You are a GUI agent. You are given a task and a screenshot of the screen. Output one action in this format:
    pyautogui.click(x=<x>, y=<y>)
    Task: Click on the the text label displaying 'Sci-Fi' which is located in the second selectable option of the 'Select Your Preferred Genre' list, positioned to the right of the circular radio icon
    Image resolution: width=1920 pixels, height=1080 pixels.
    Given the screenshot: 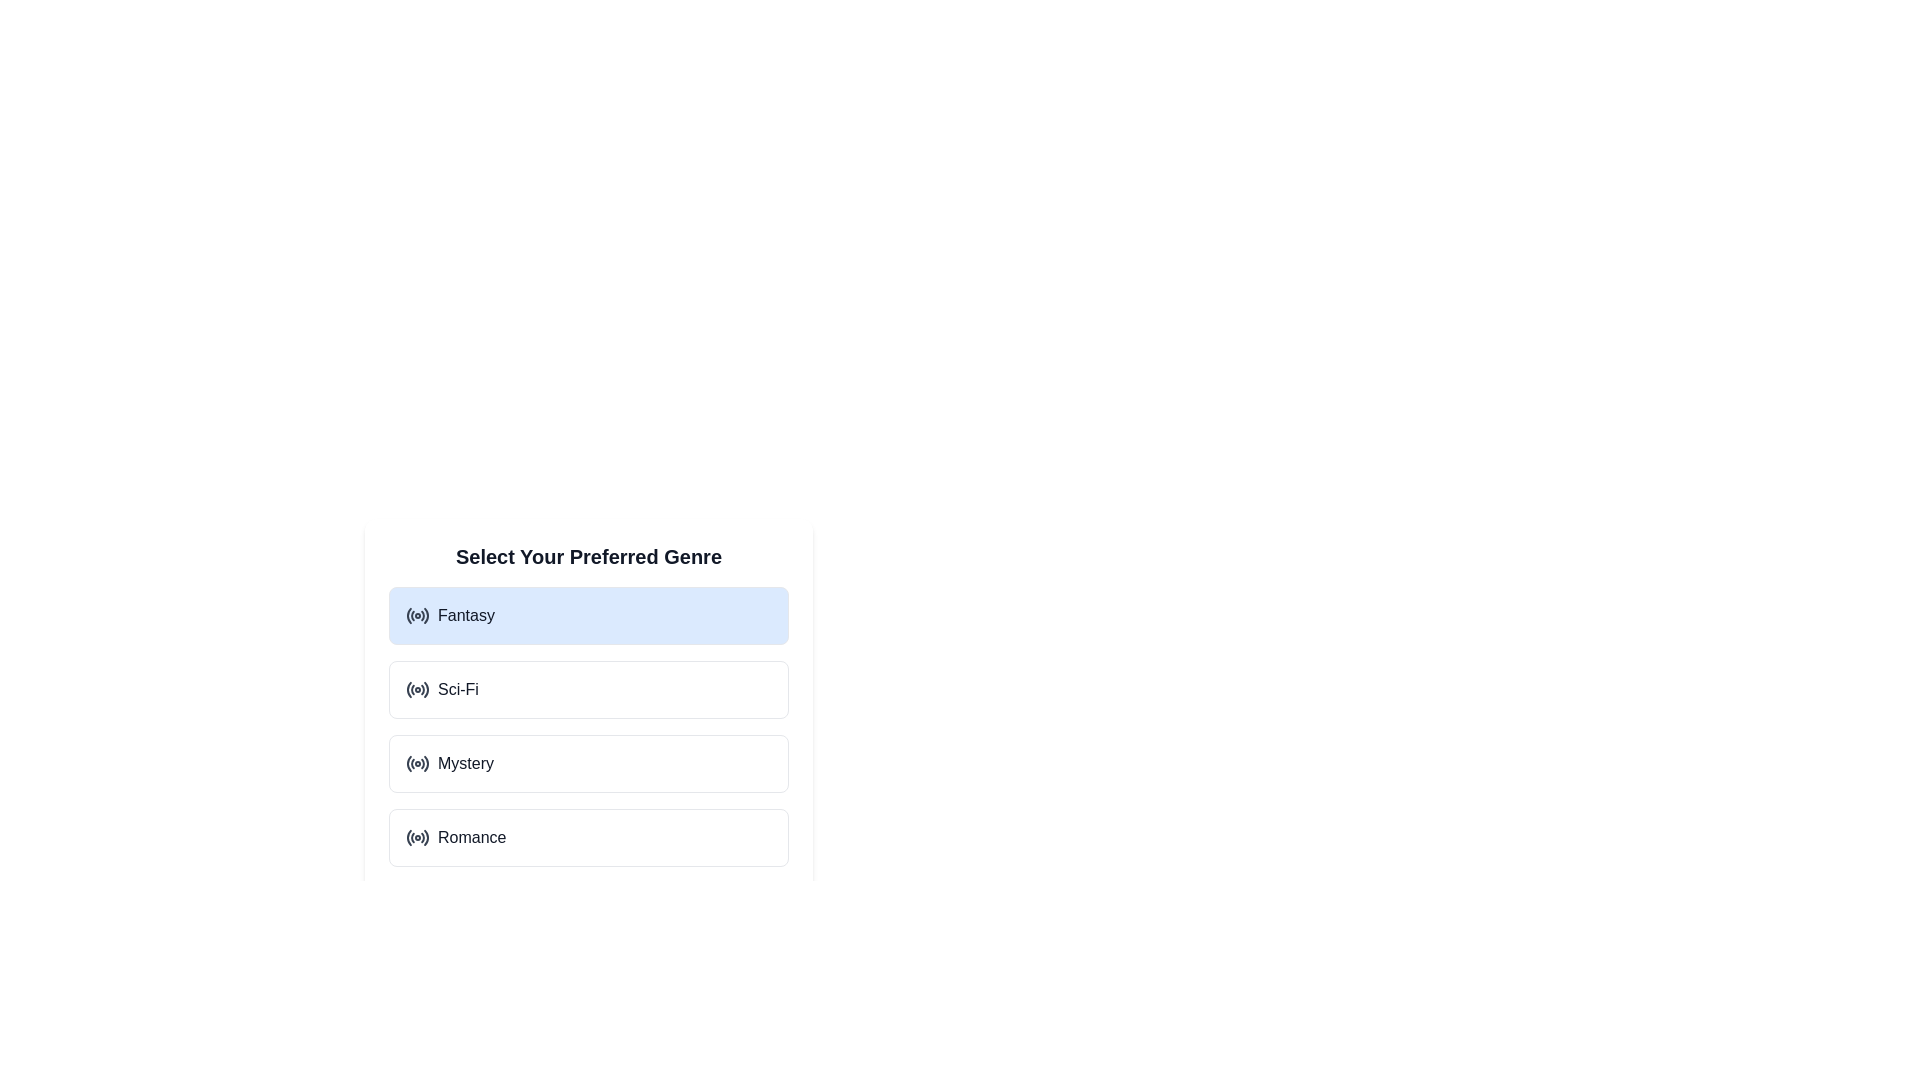 What is the action you would take?
    pyautogui.click(x=457, y=689)
    